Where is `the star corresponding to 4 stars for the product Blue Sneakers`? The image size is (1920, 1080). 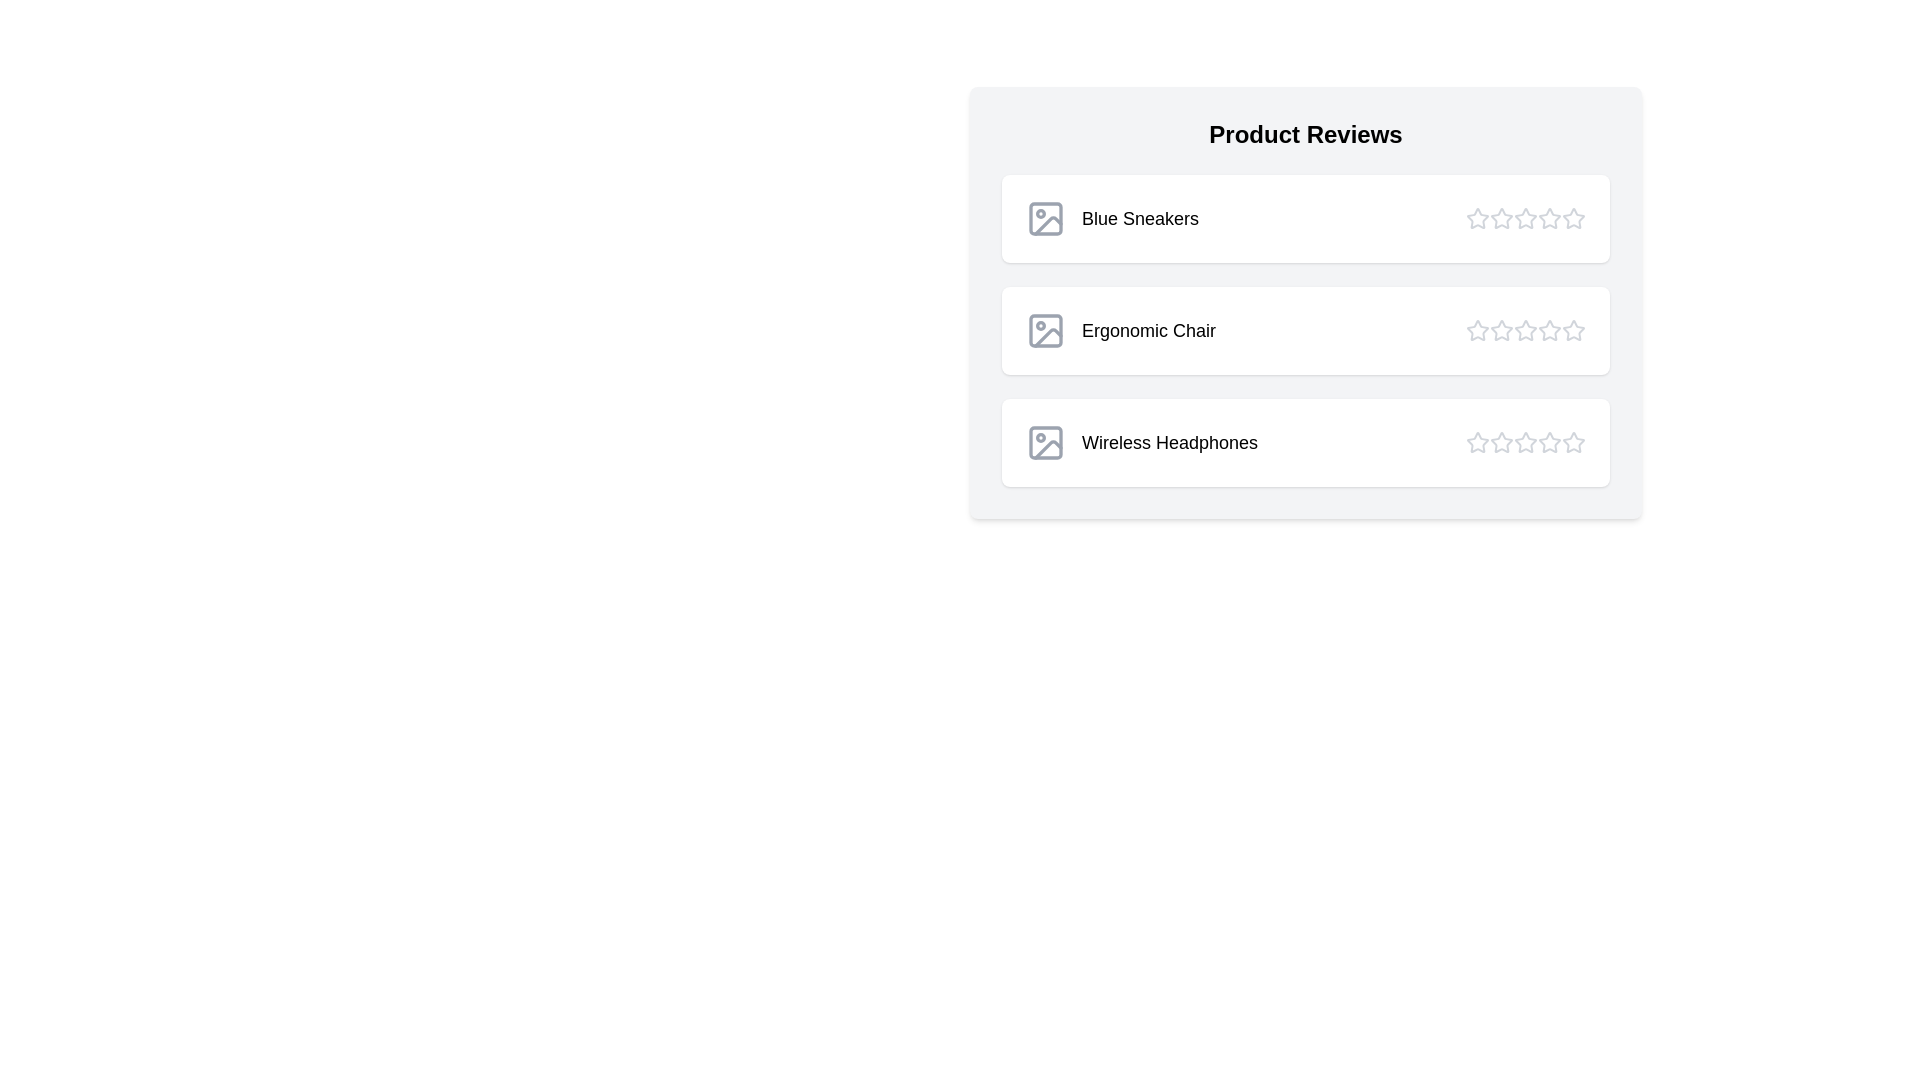
the star corresponding to 4 stars for the product Blue Sneakers is located at coordinates (1549, 219).